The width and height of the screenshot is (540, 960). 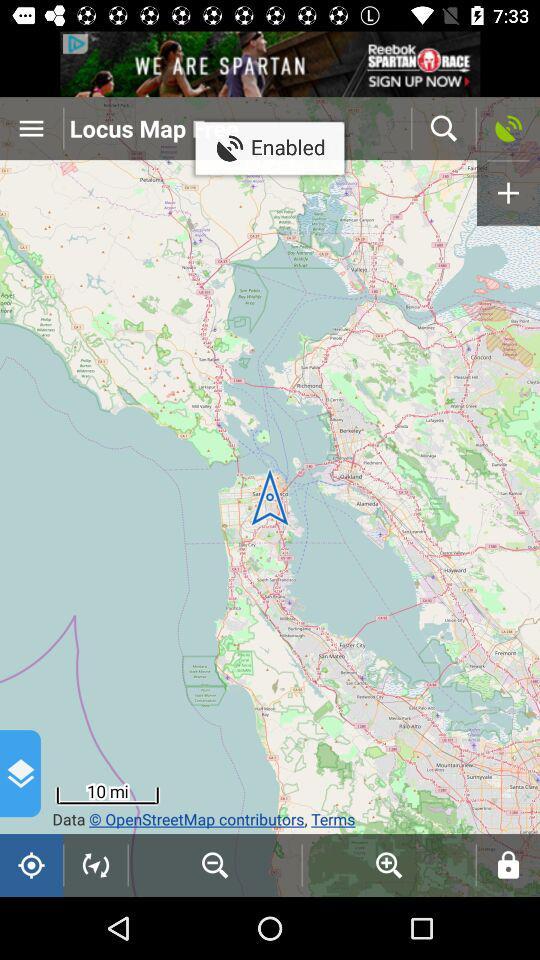 What do you see at coordinates (20, 772) in the screenshot?
I see `the layers icon` at bounding box center [20, 772].